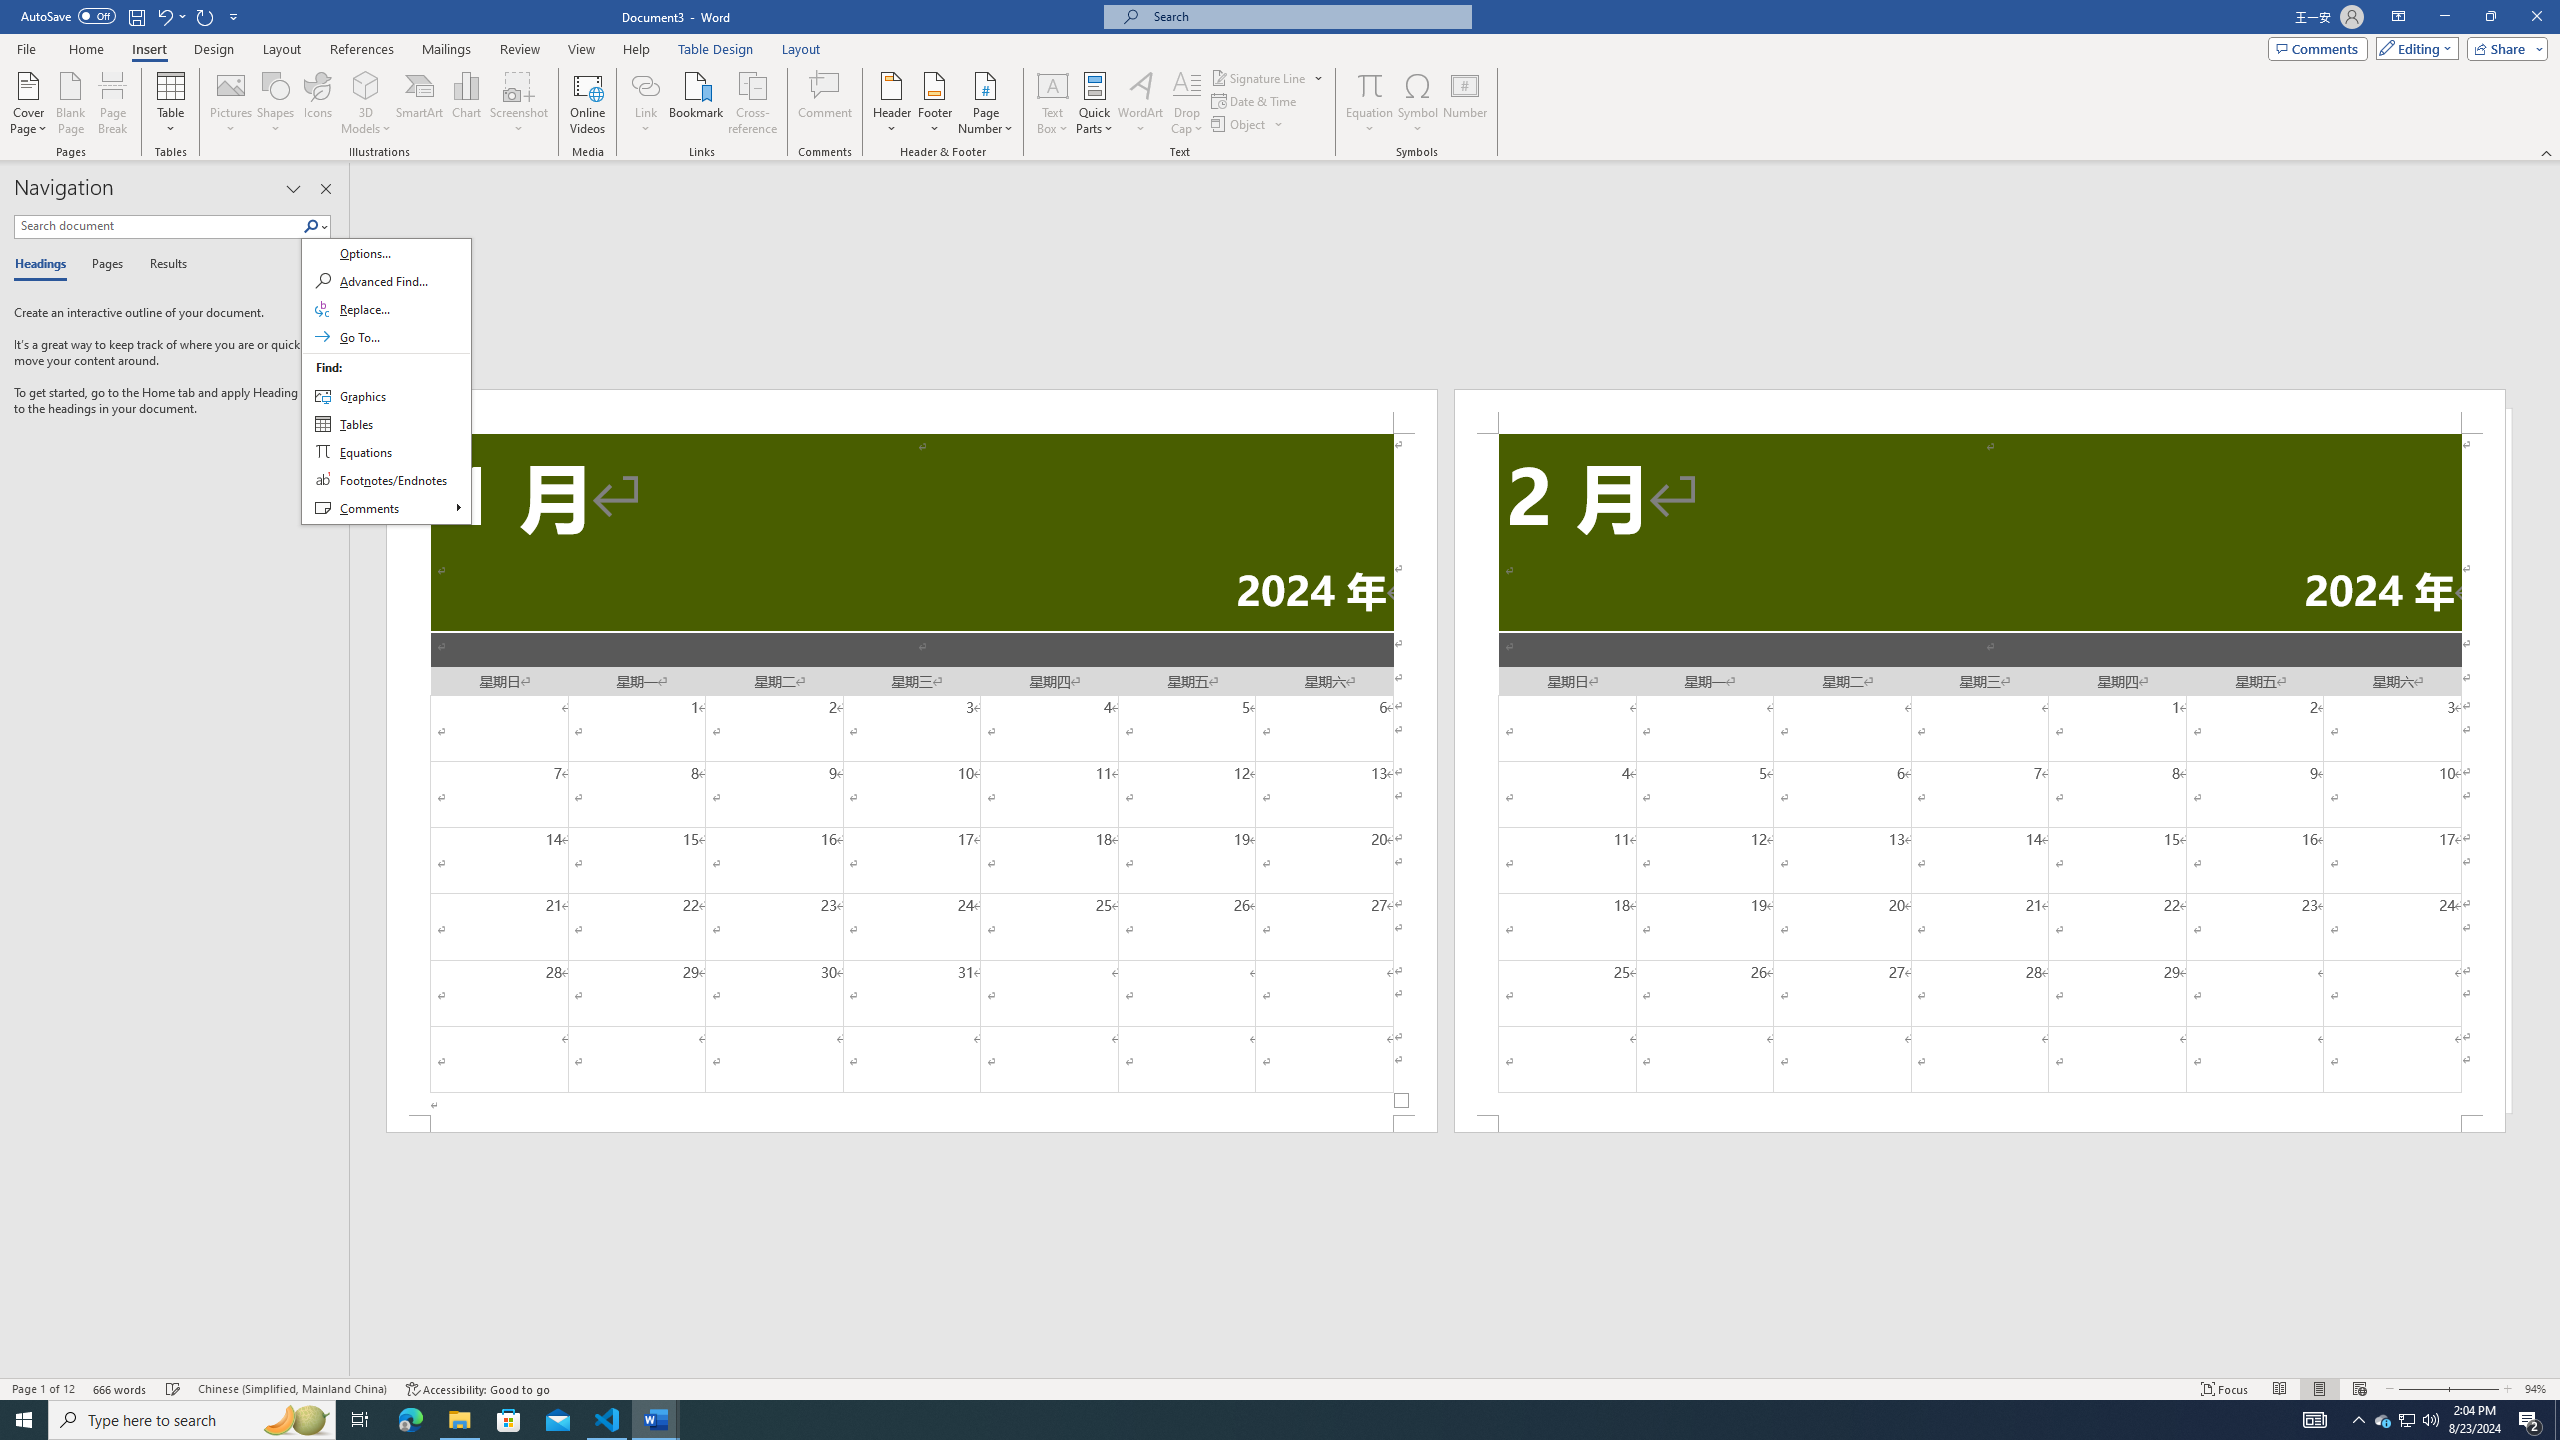  Describe the element at coordinates (276, 103) in the screenshot. I see `'Shapes'` at that location.